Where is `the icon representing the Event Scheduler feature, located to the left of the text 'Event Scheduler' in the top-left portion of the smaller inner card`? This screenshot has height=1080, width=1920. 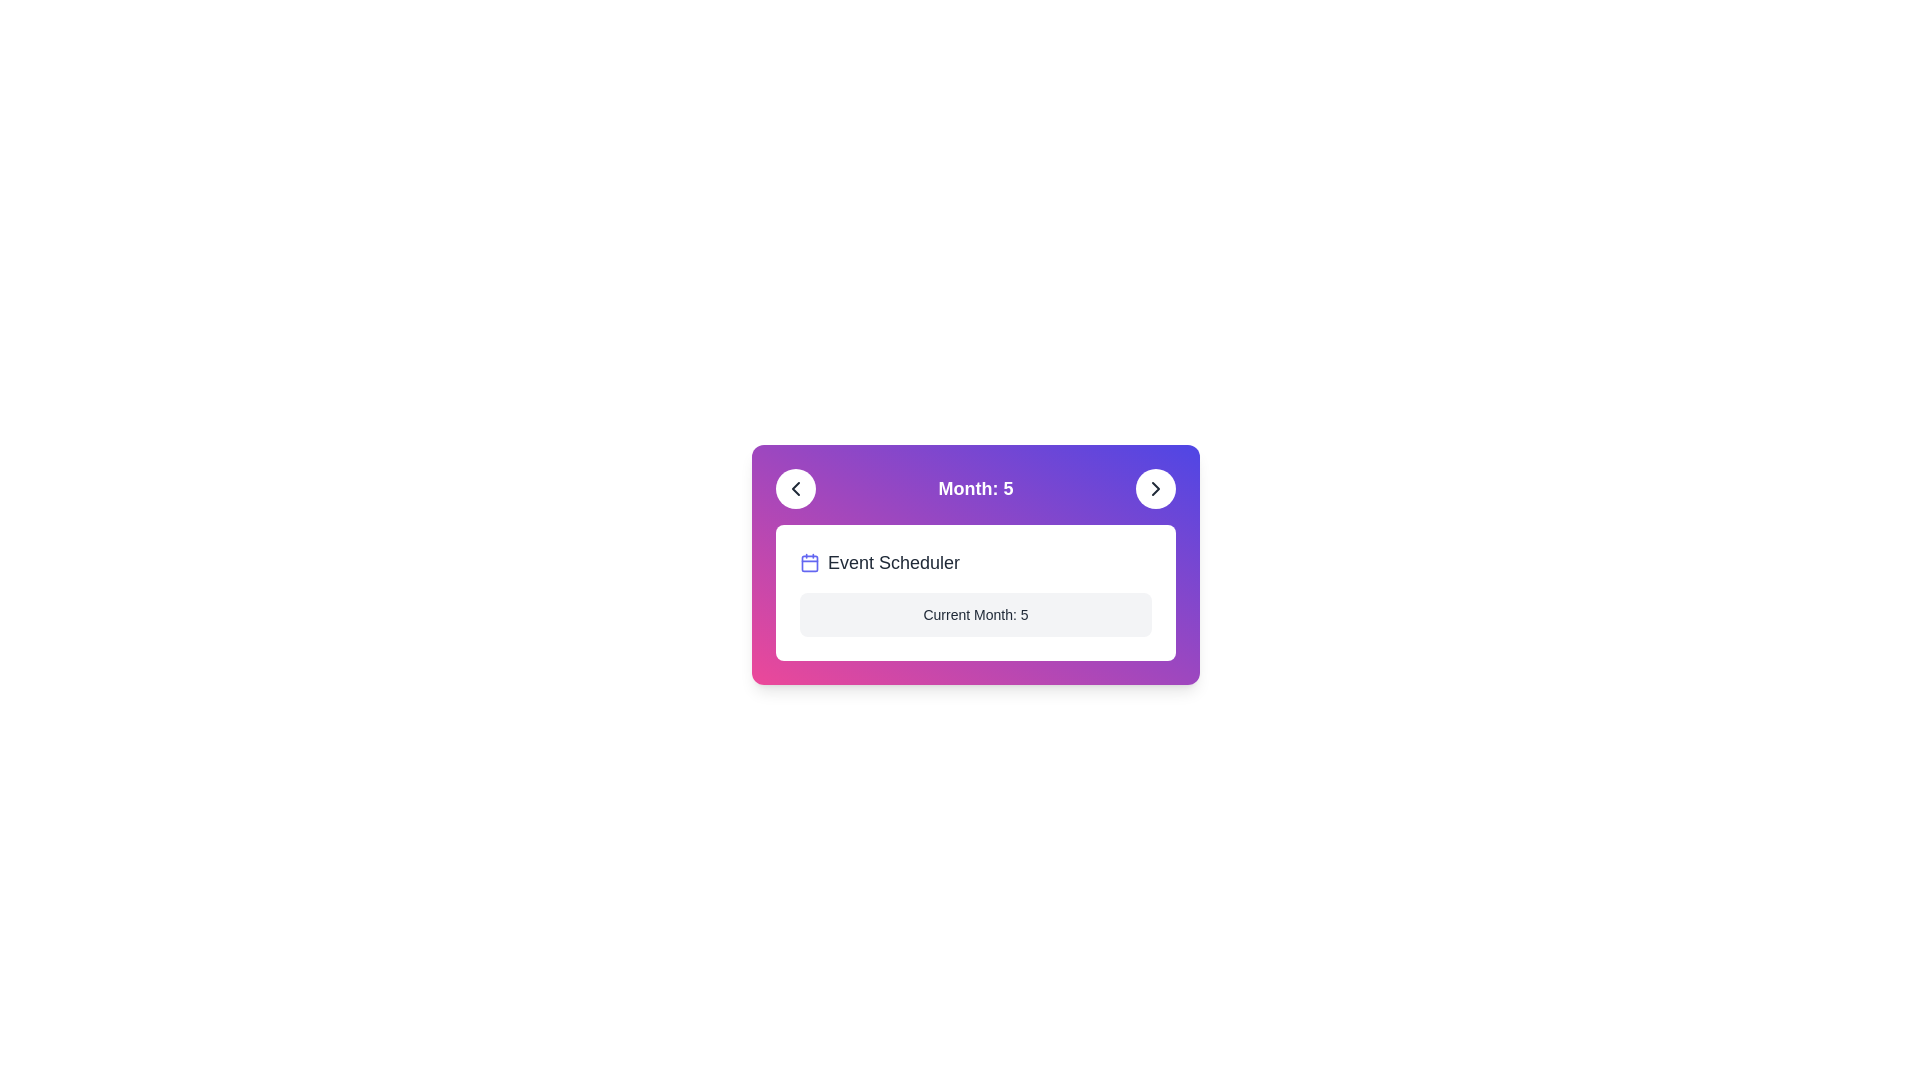
the icon representing the Event Scheduler feature, located to the left of the text 'Event Scheduler' in the top-left portion of the smaller inner card is located at coordinates (810, 563).